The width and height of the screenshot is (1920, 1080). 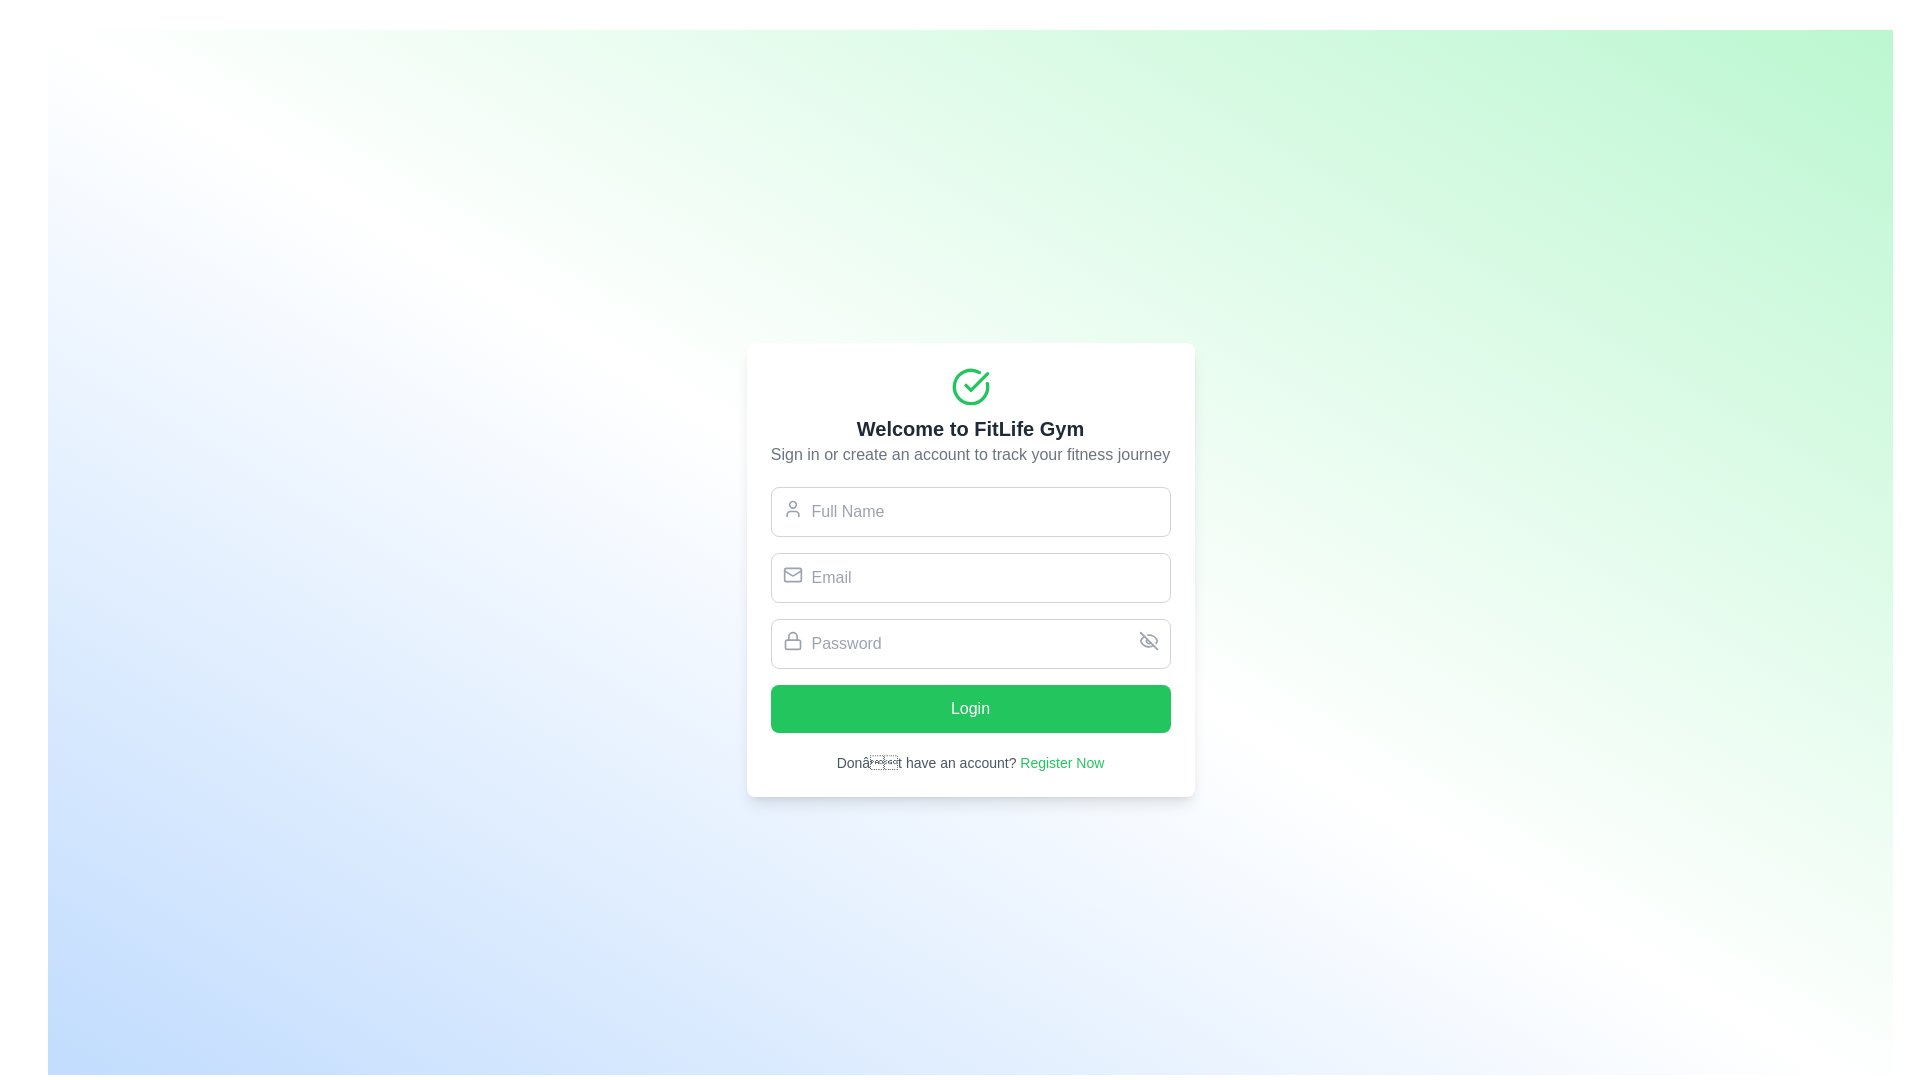 What do you see at coordinates (970, 415) in the screenshot?
I see `the introductory text block at the top of the login form, which greets users and informs them about the purpose of the application` at bounding box center [970, 415].